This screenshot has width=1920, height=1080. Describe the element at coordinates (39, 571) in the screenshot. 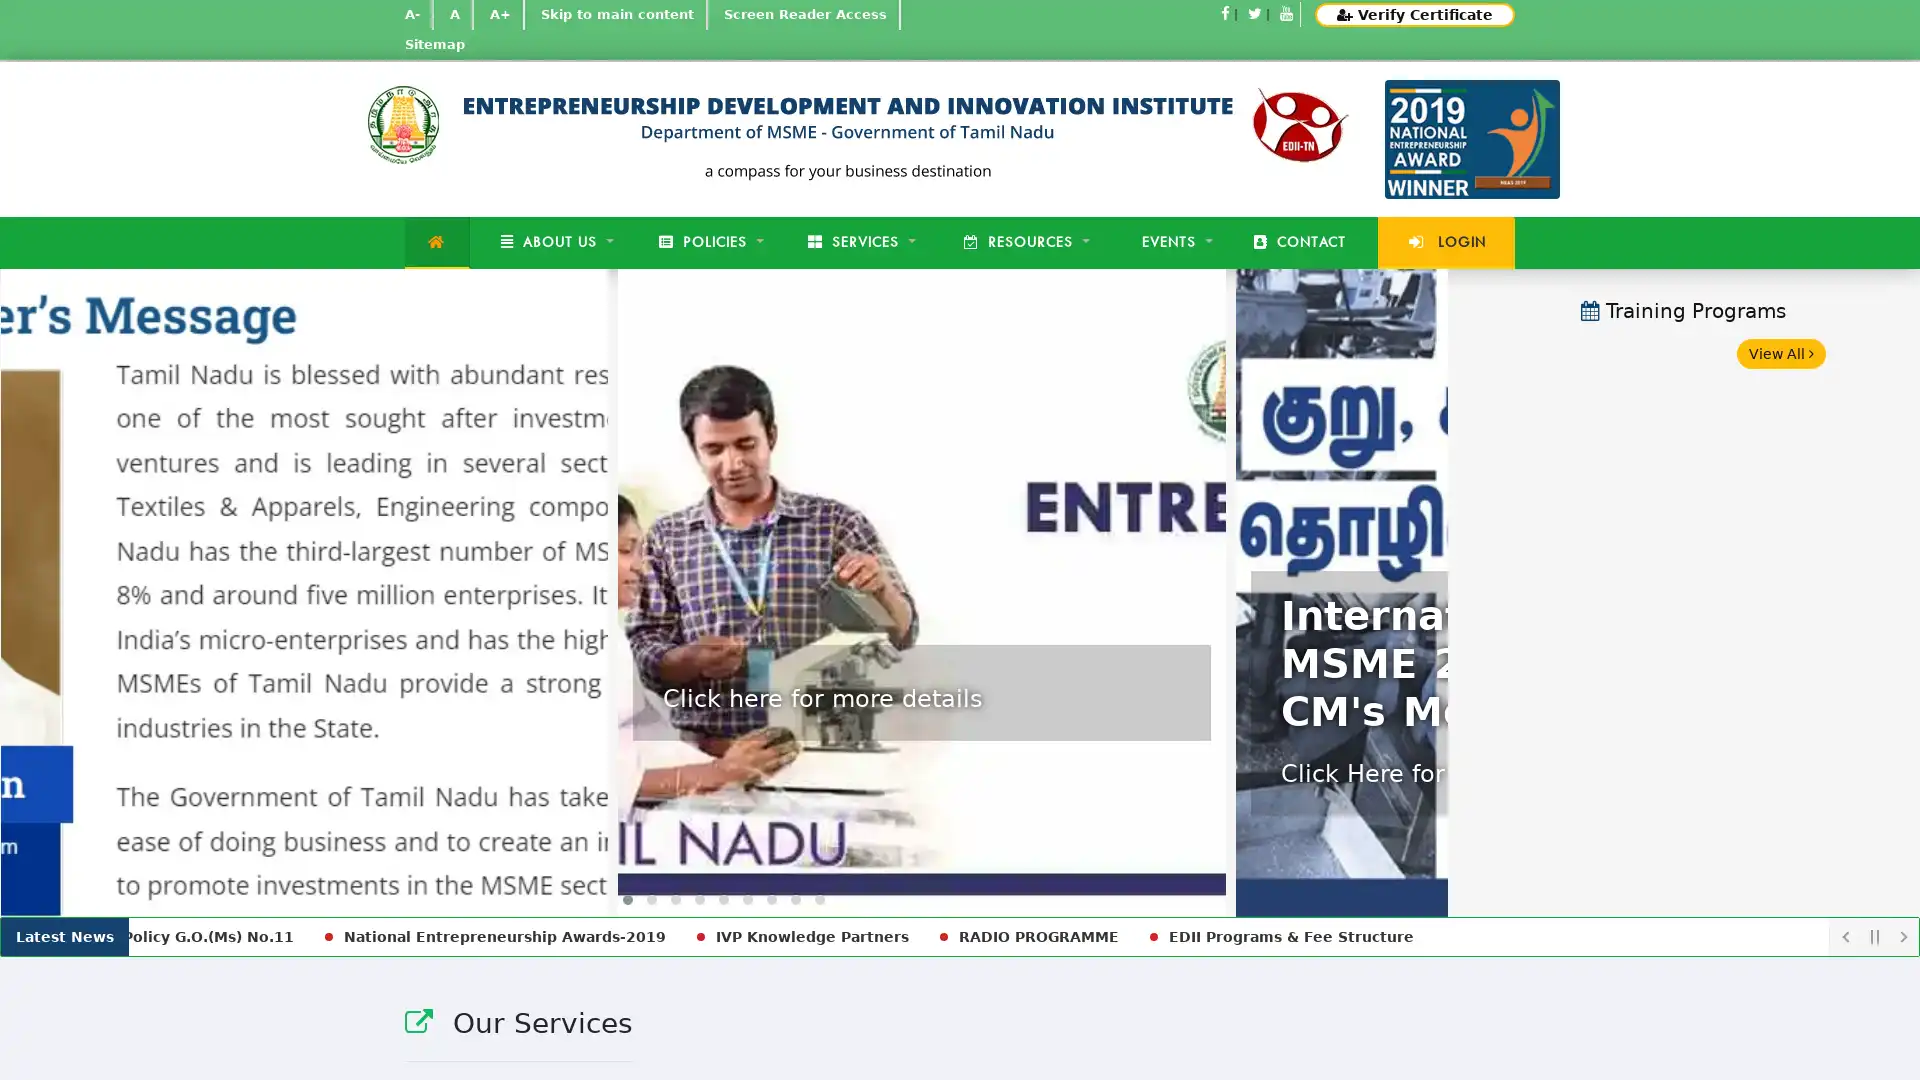

I see `Previous` at that location.